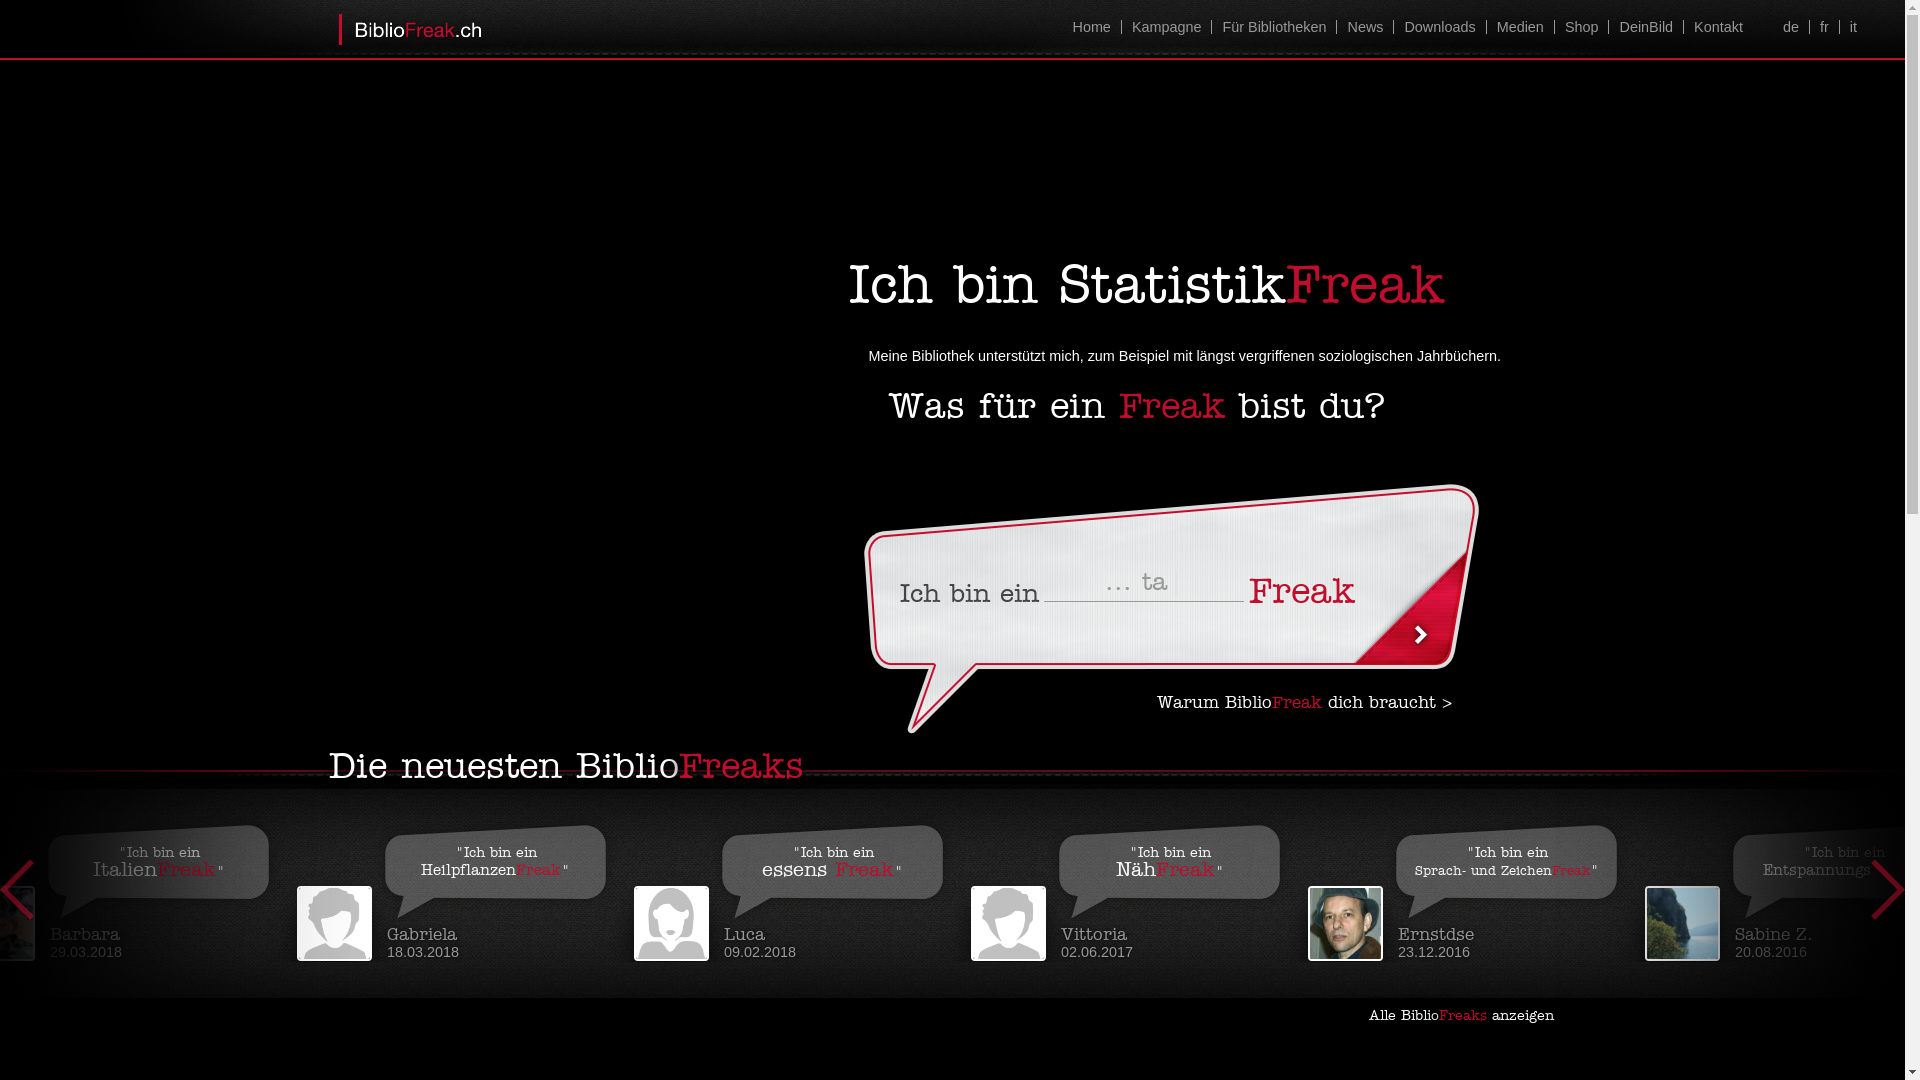  Describe the element at coordinates (464, 886) in the screenshot. I see `'"Ich bin ein` at that location.